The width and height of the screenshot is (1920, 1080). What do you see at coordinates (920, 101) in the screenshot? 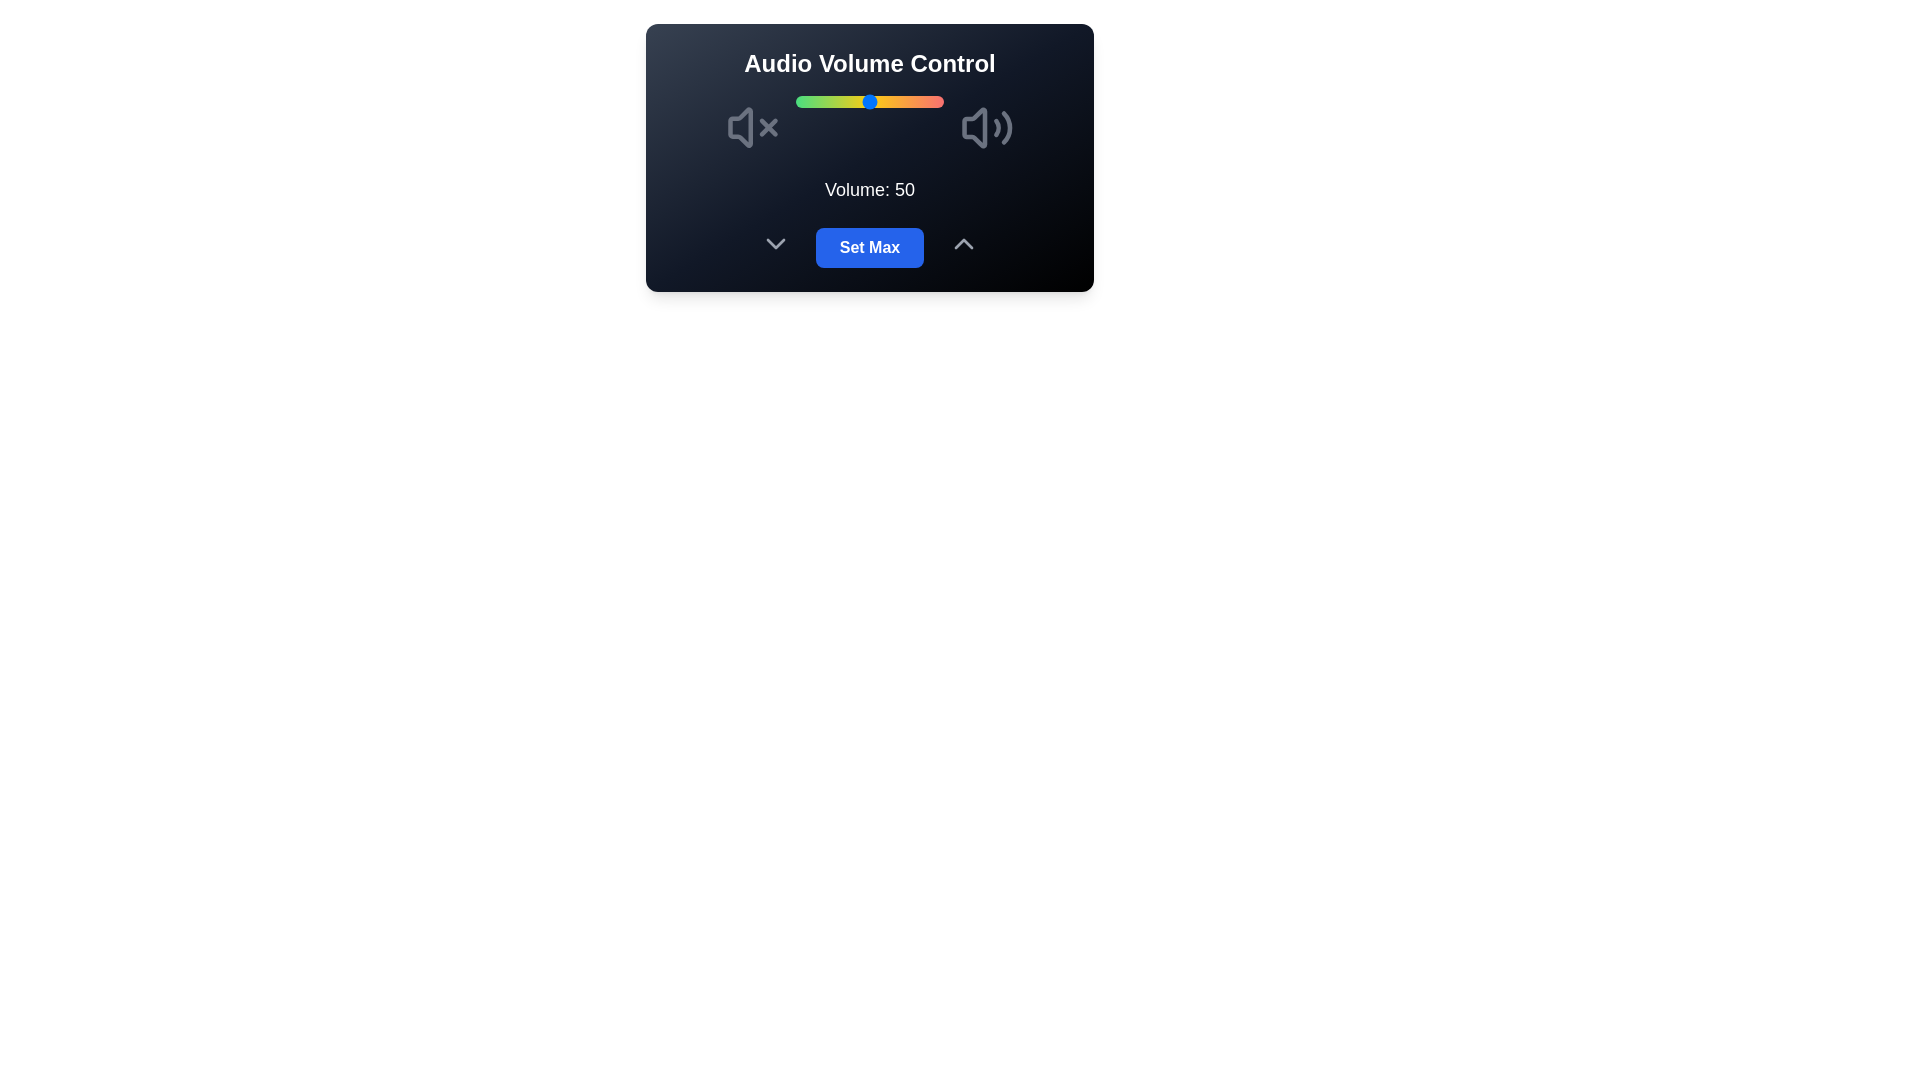
I see `the volume slider to 85 percent` at bounding box center [920, 101].